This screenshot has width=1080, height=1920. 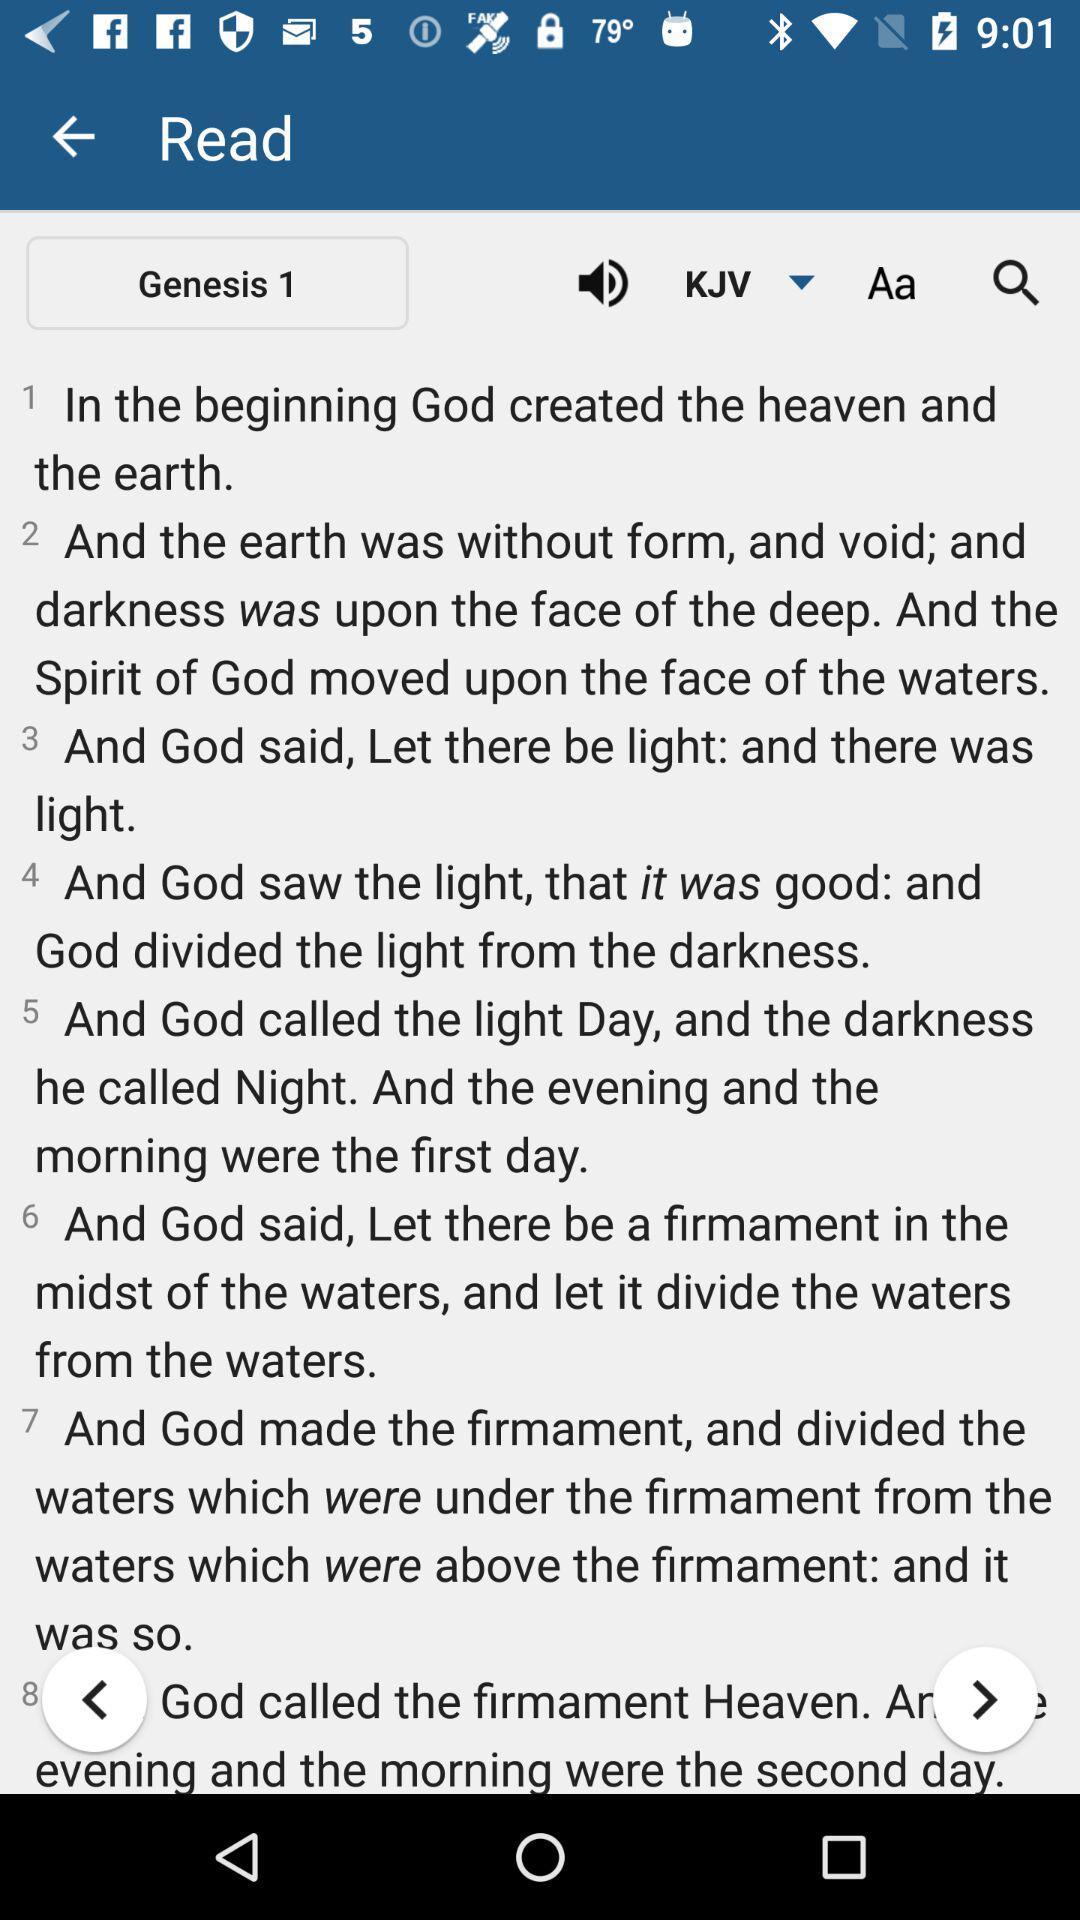 What do you see at coordinates (984, 1698) in the screenshot?
I see `next` at bounding box center [984, 1698].